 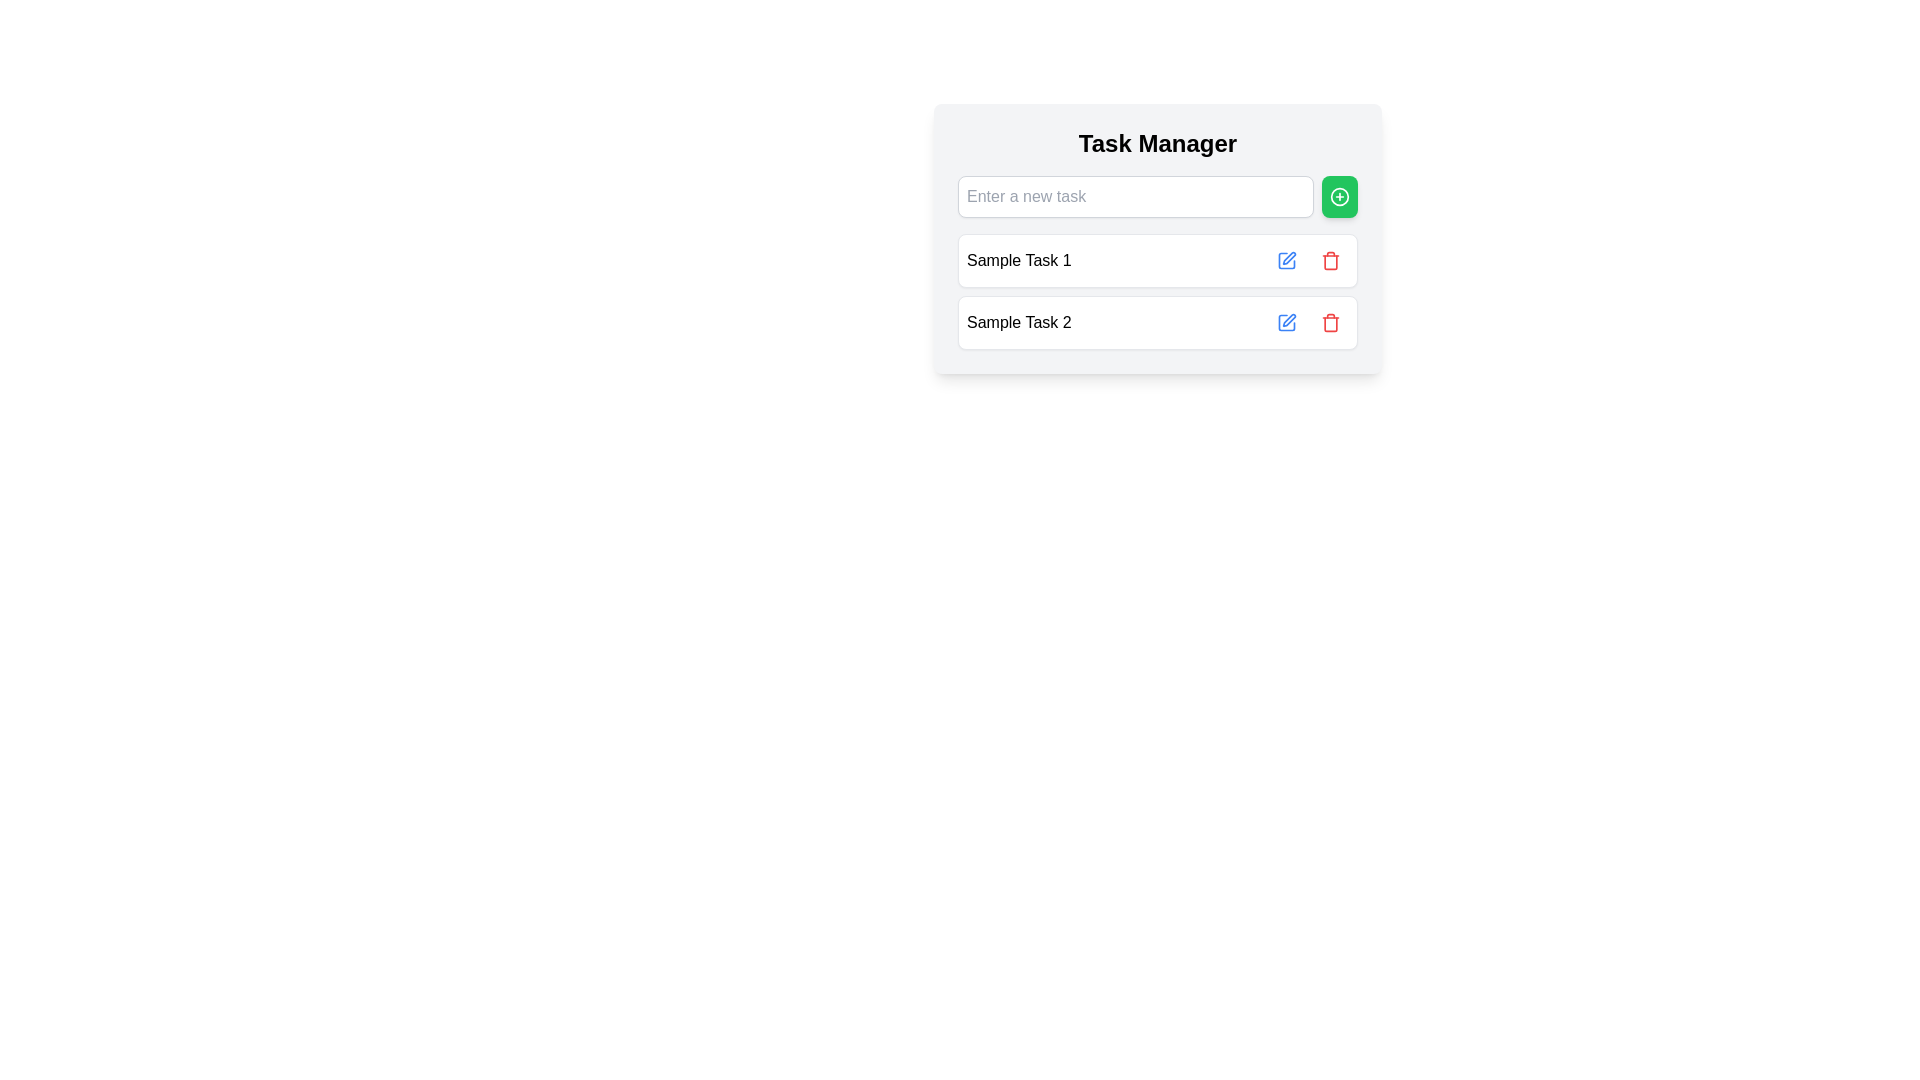 I want to click on the edit action icon for 'Sample Task 2', so click(x=1286, y=322).